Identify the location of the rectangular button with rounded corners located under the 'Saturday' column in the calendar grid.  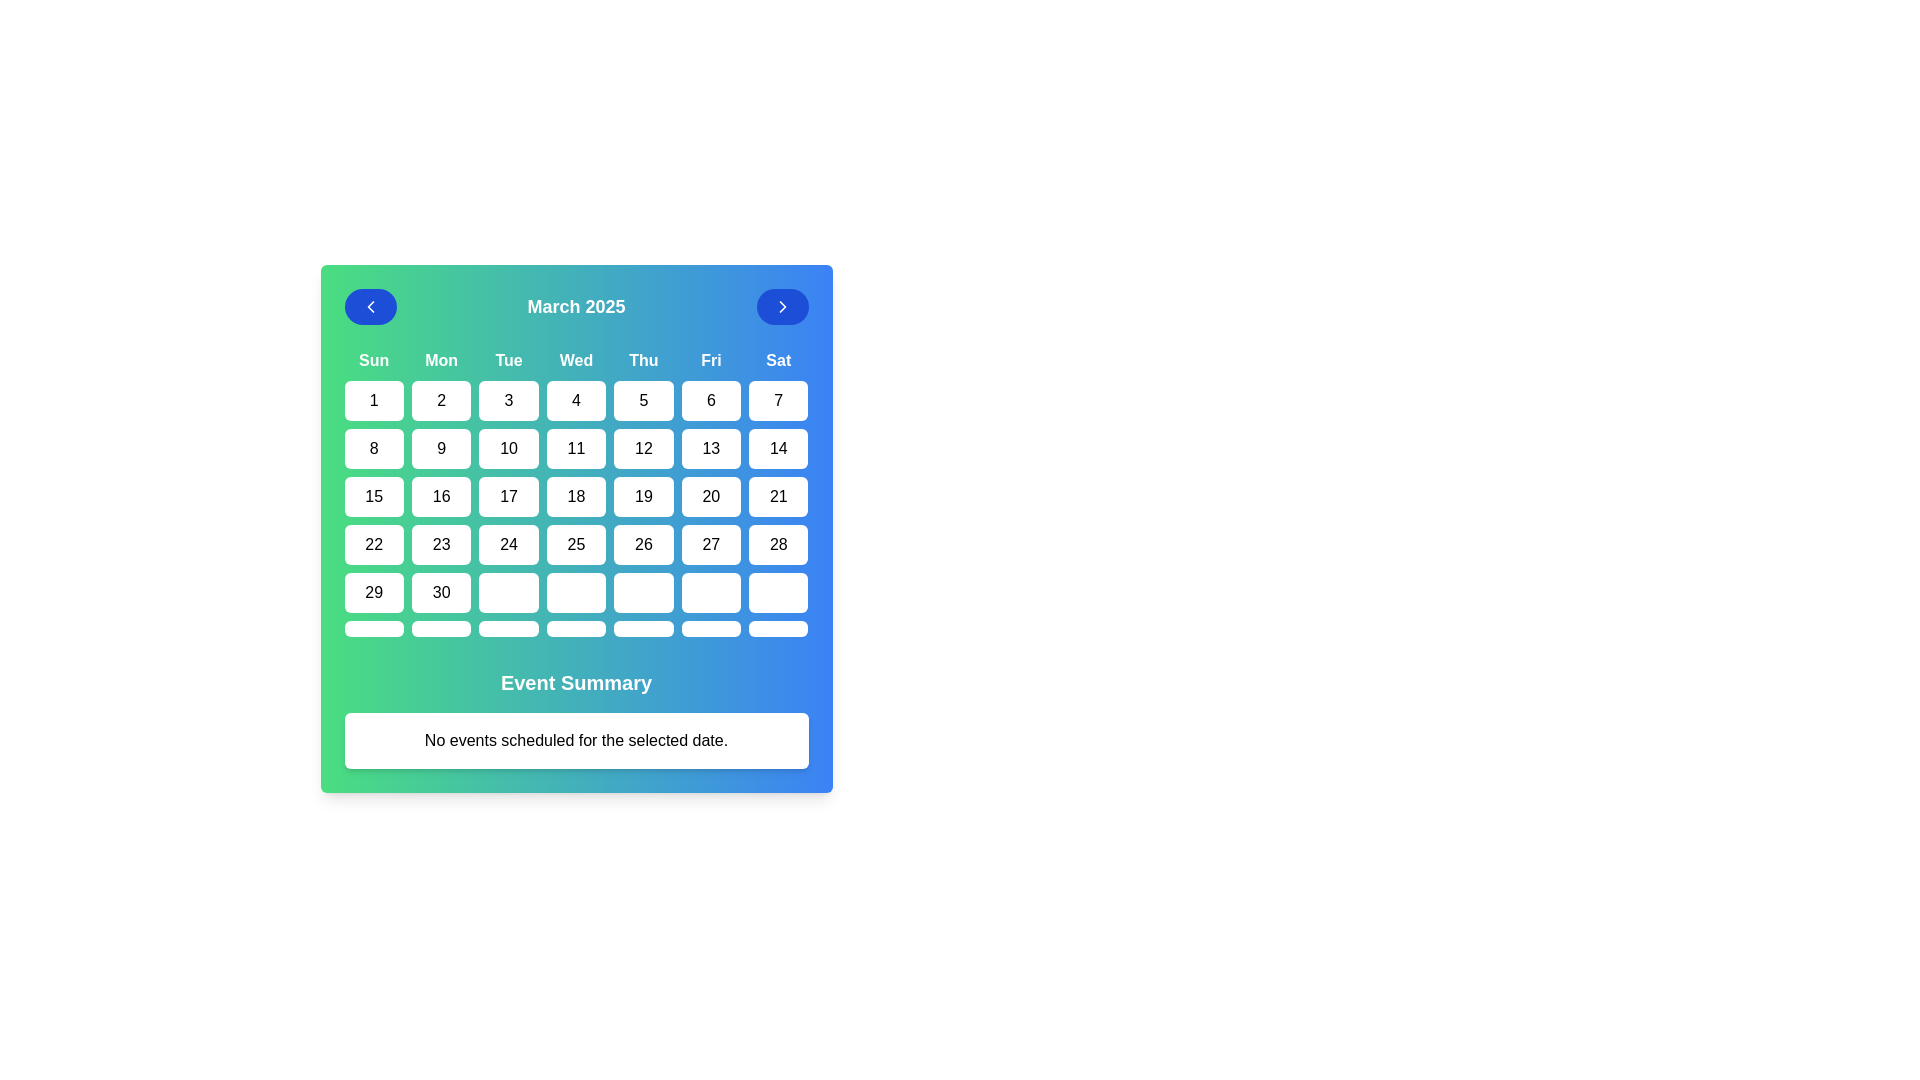
(777, 592).